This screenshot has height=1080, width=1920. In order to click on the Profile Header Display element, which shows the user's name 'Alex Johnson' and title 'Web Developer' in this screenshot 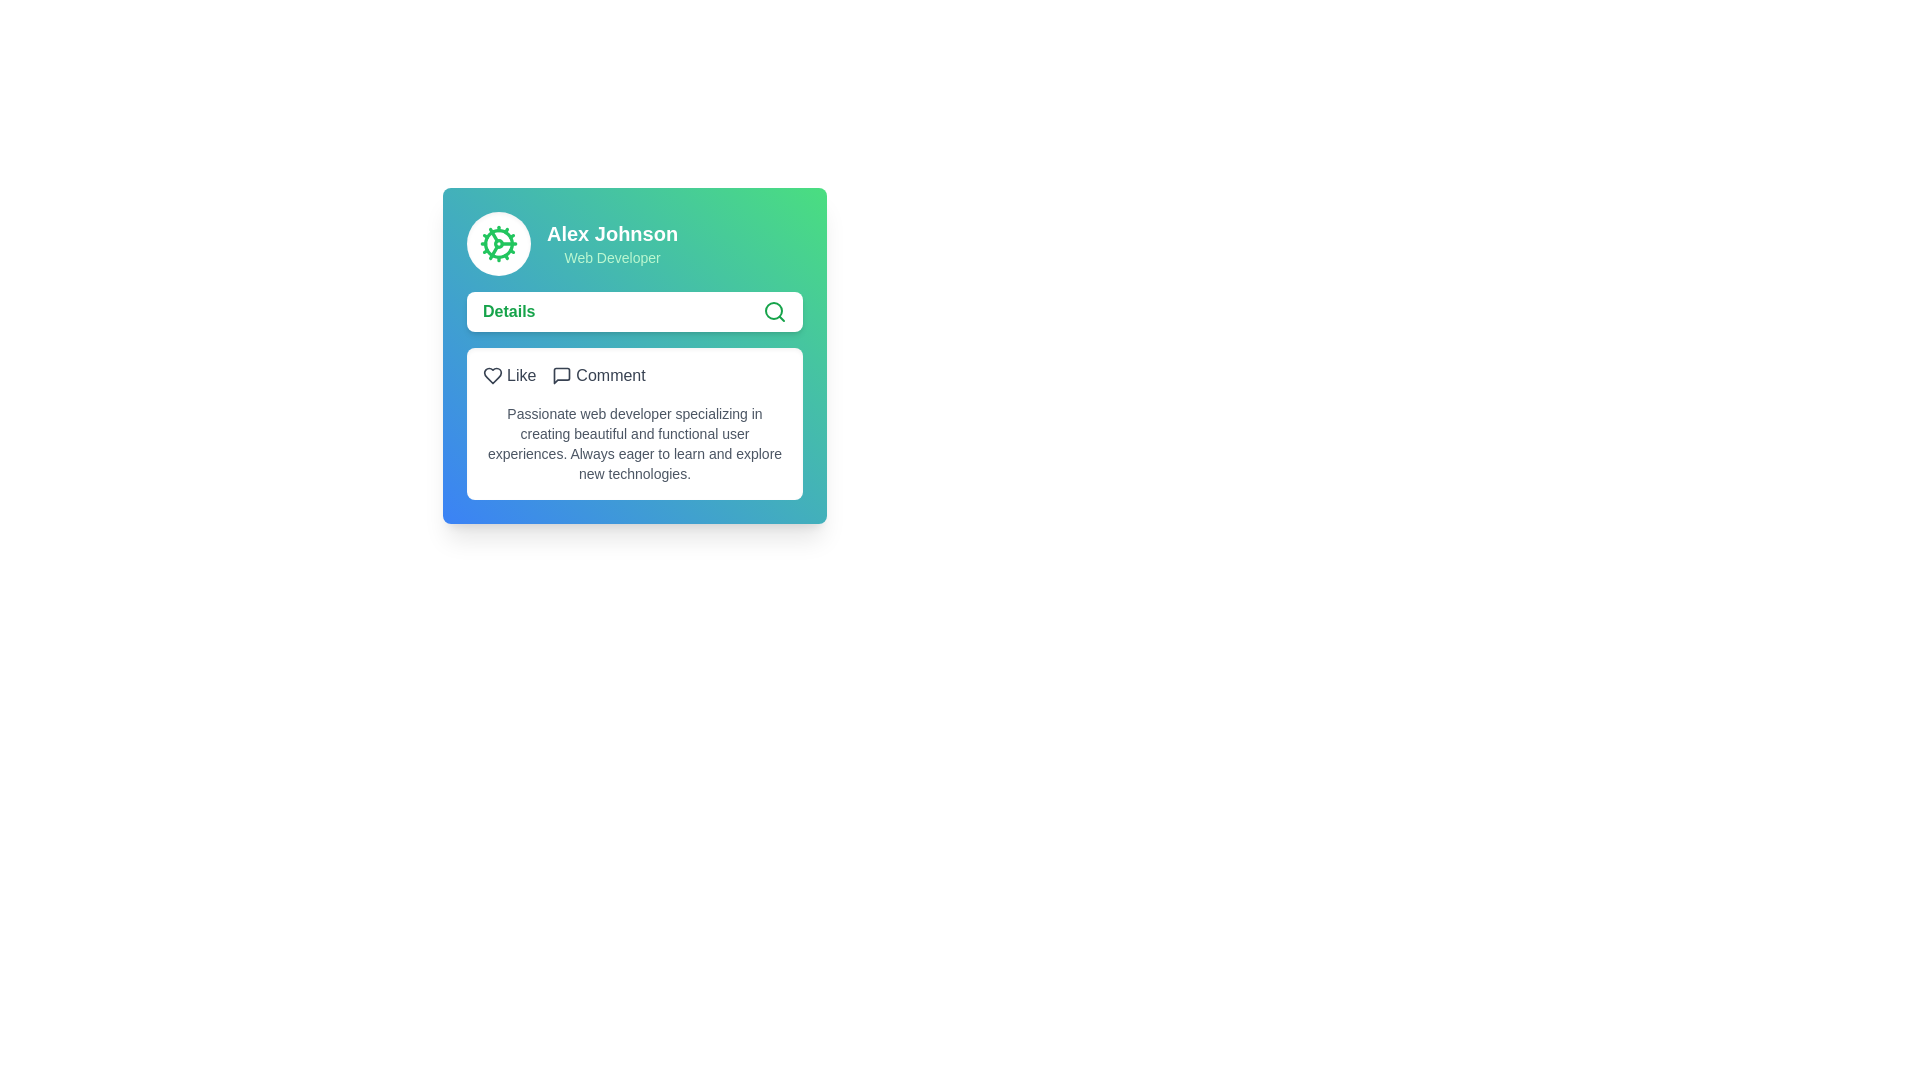, I will do `click(633, 242)`.